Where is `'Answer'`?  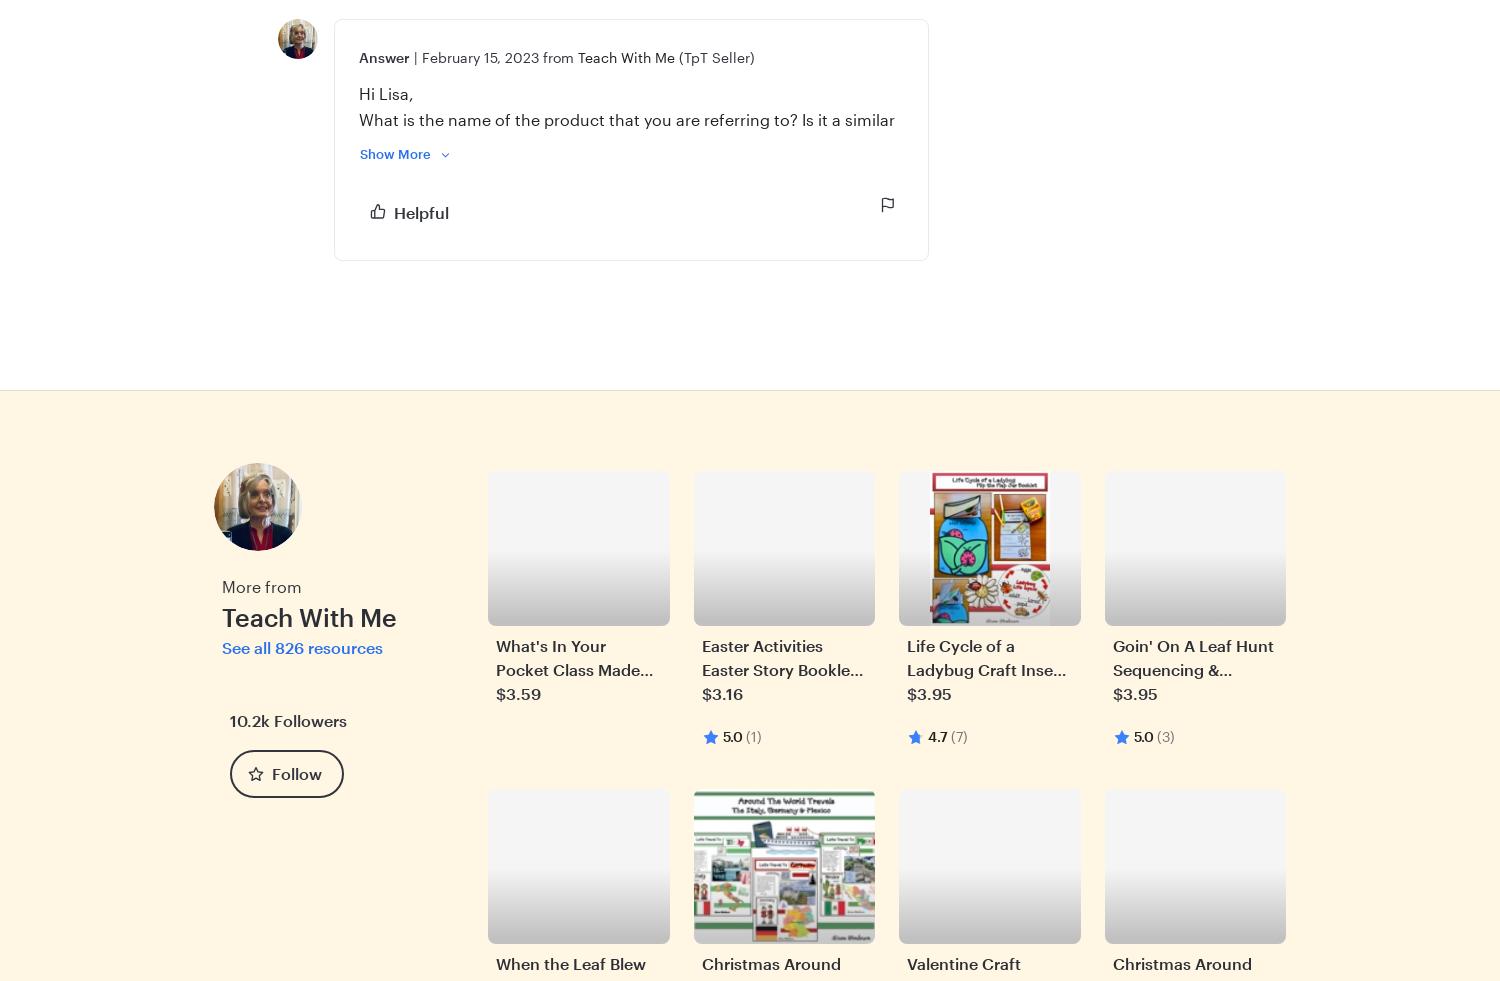
'Answer' is located at coordinates (384, 55).